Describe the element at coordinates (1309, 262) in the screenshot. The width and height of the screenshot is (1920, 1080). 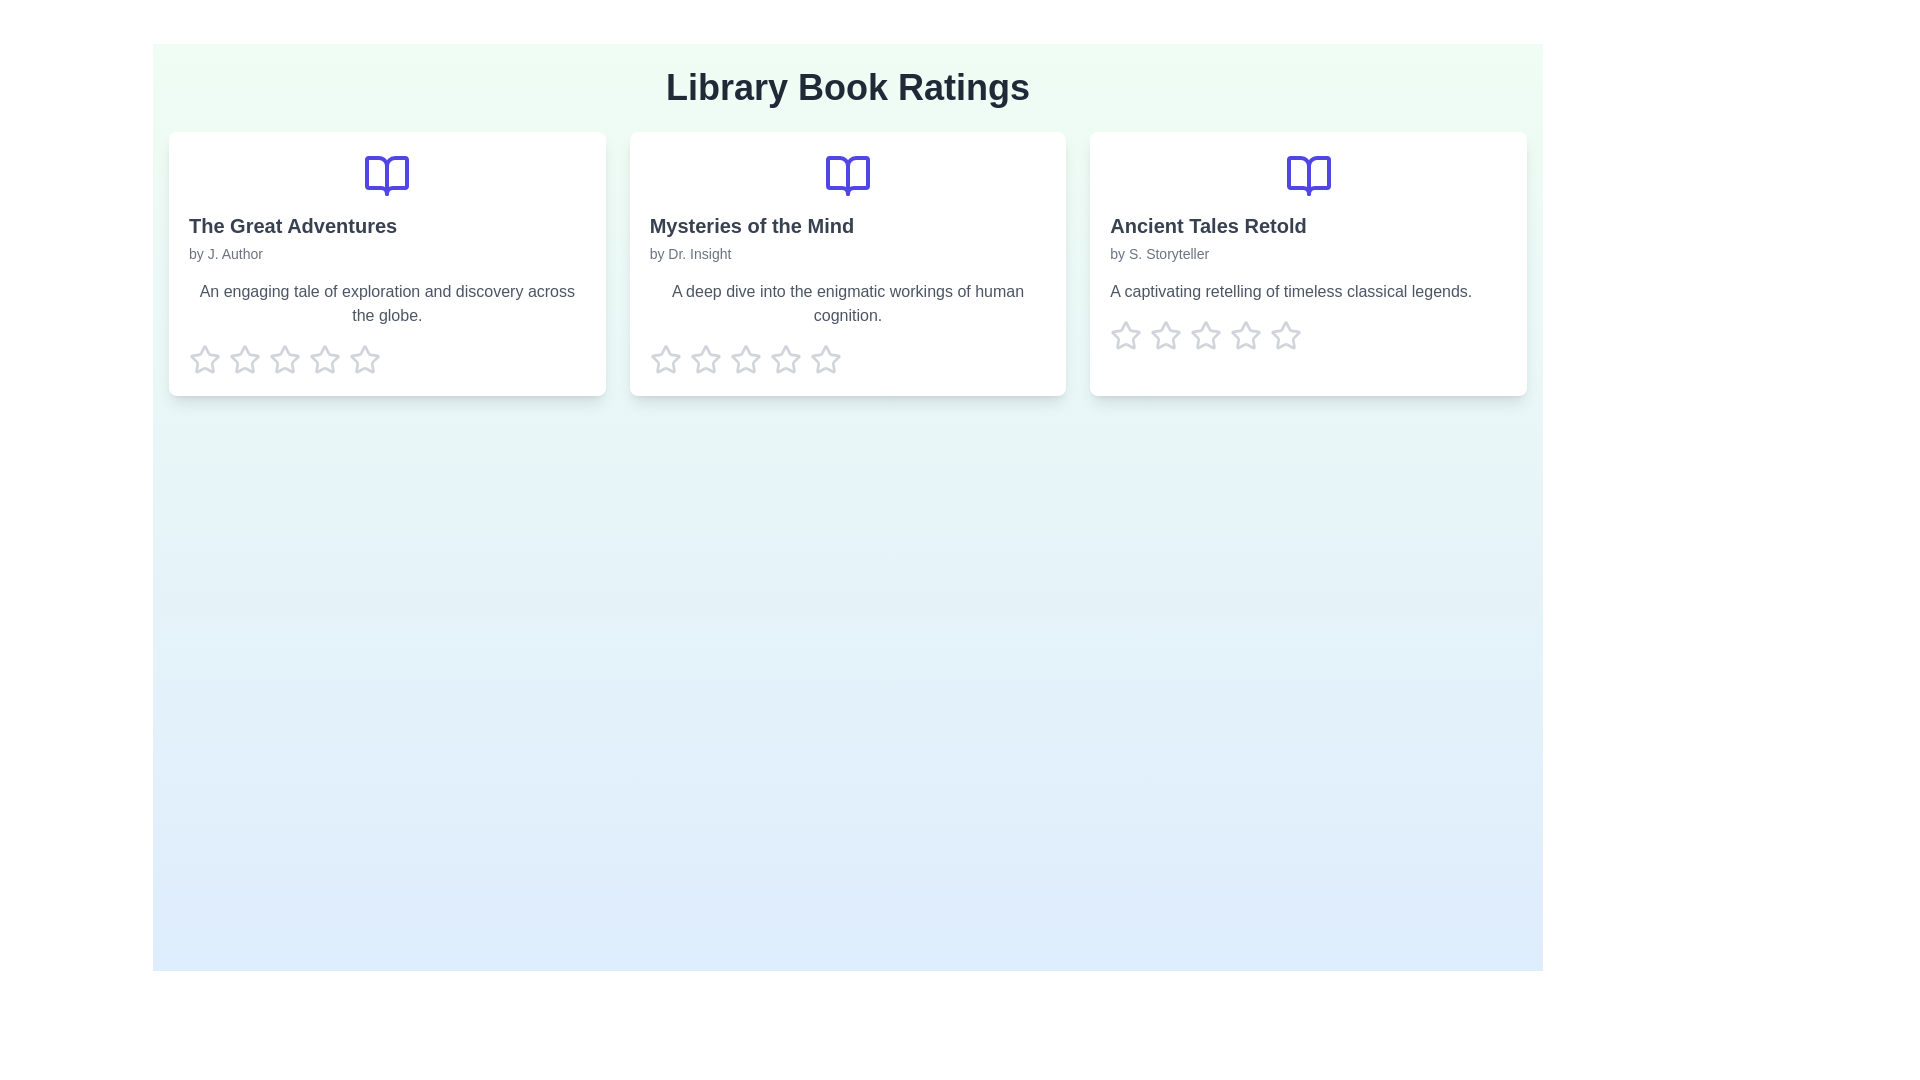
I see `the description of the book titled 'Ancient Tales Retold'` at that location.